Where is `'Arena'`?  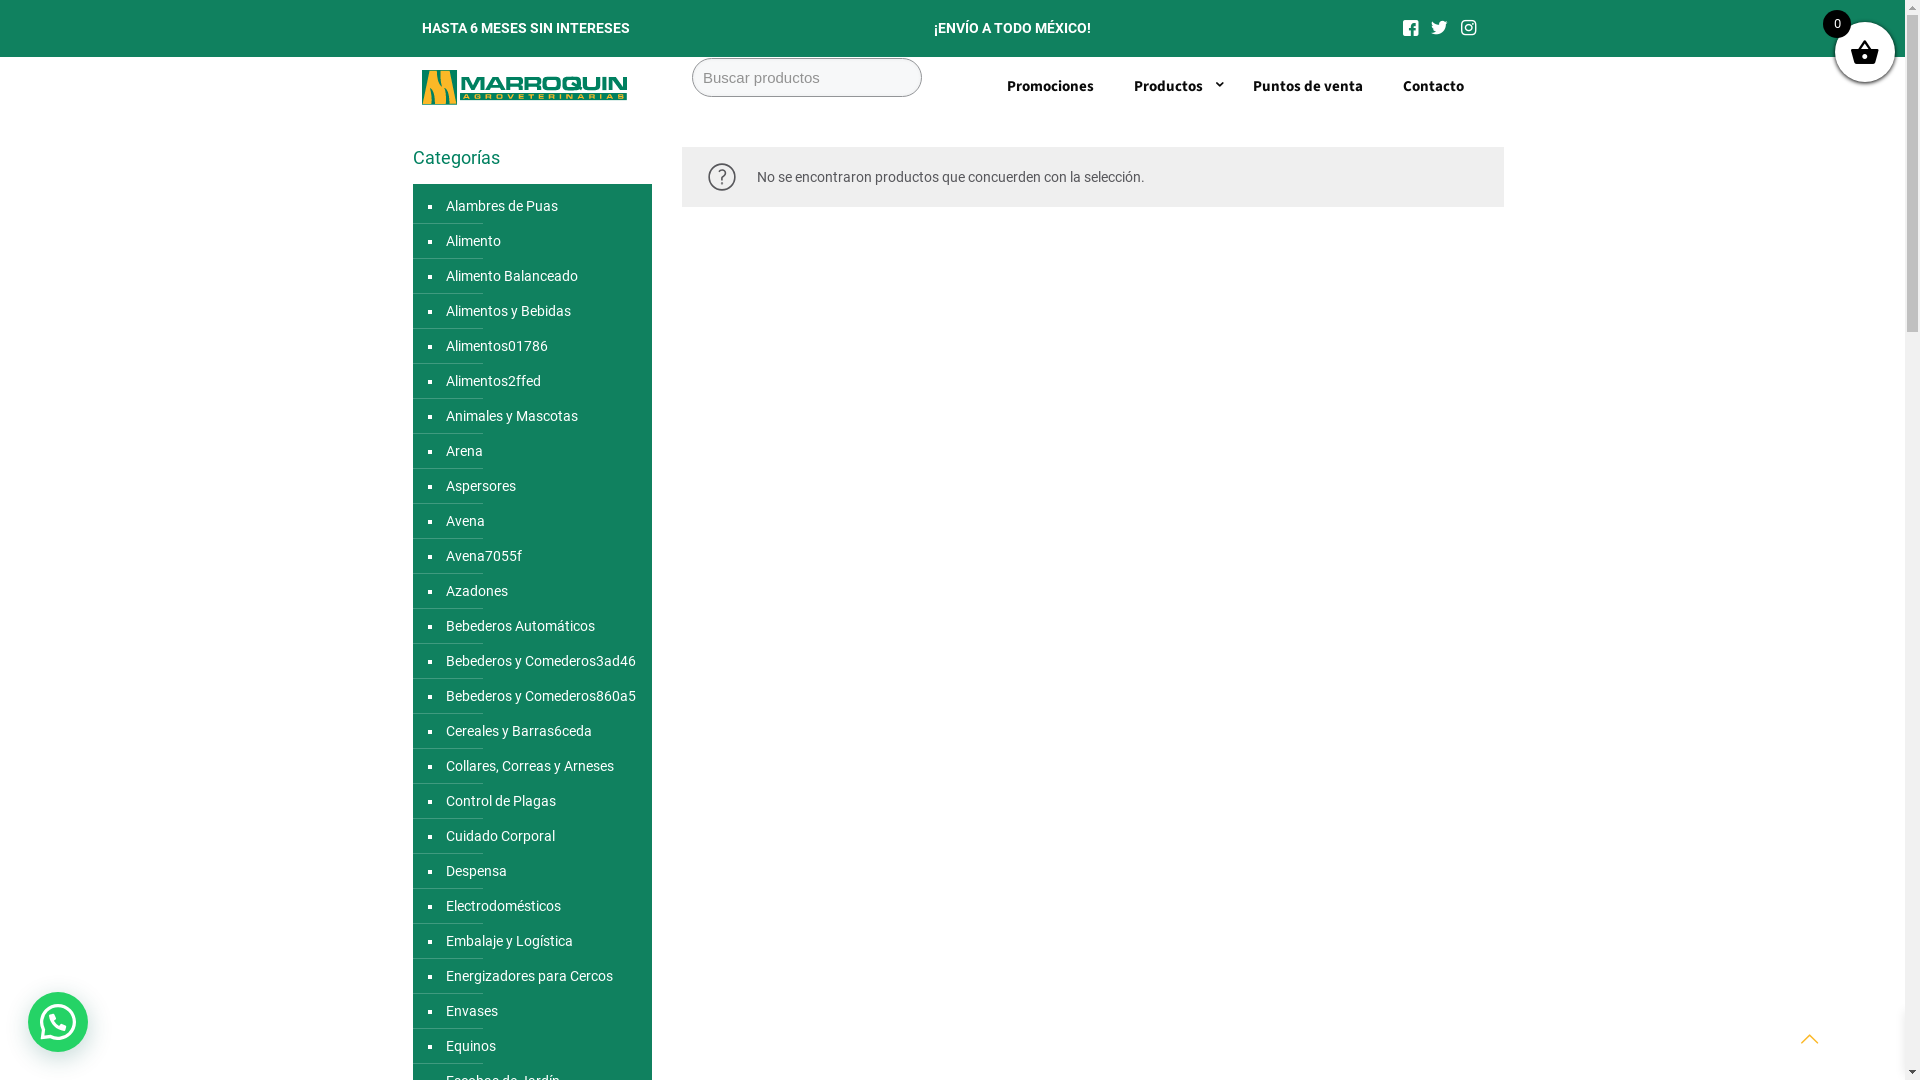
'Arena' is located at coordinates (542, 451).